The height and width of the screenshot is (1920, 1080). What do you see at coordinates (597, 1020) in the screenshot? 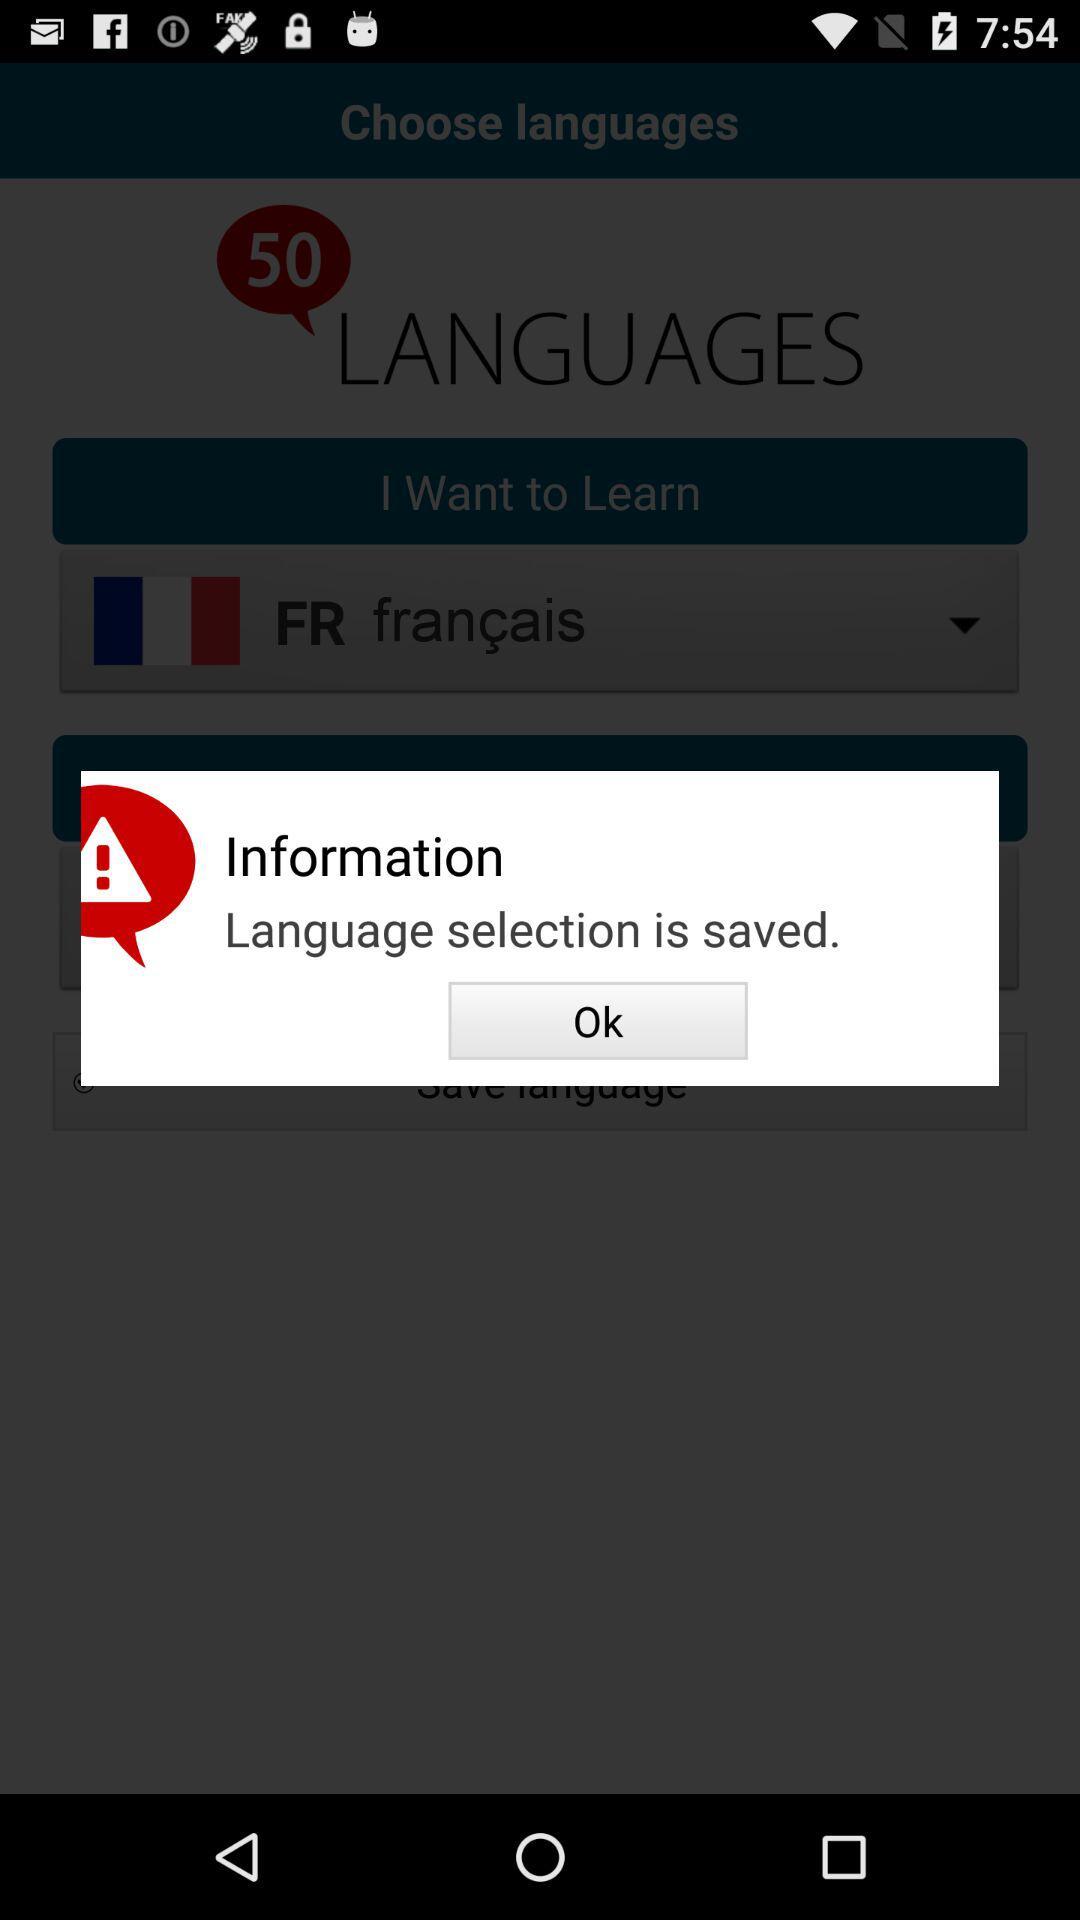
I see `the ok` at bounding box center [597, 1020].